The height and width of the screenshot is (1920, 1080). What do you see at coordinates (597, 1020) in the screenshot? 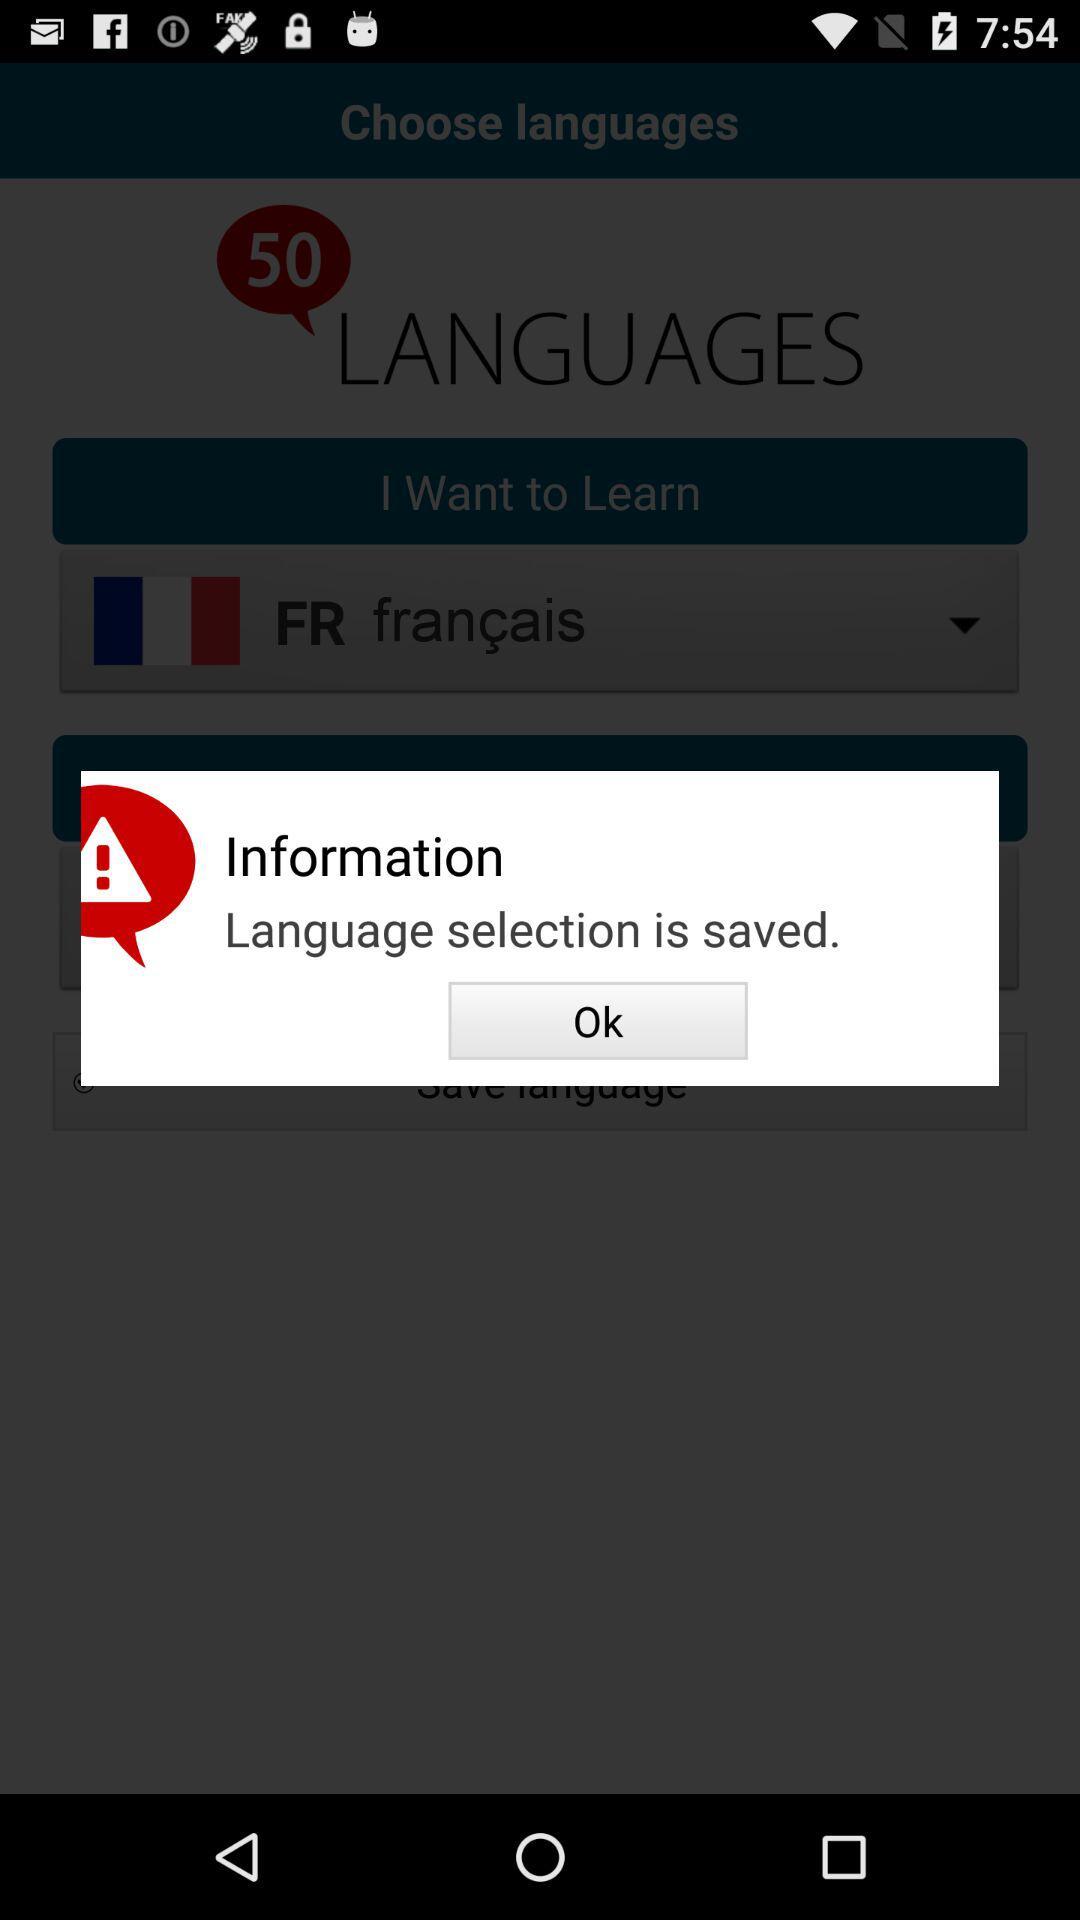
I see `the ok` at bounding box center [597, 1020].